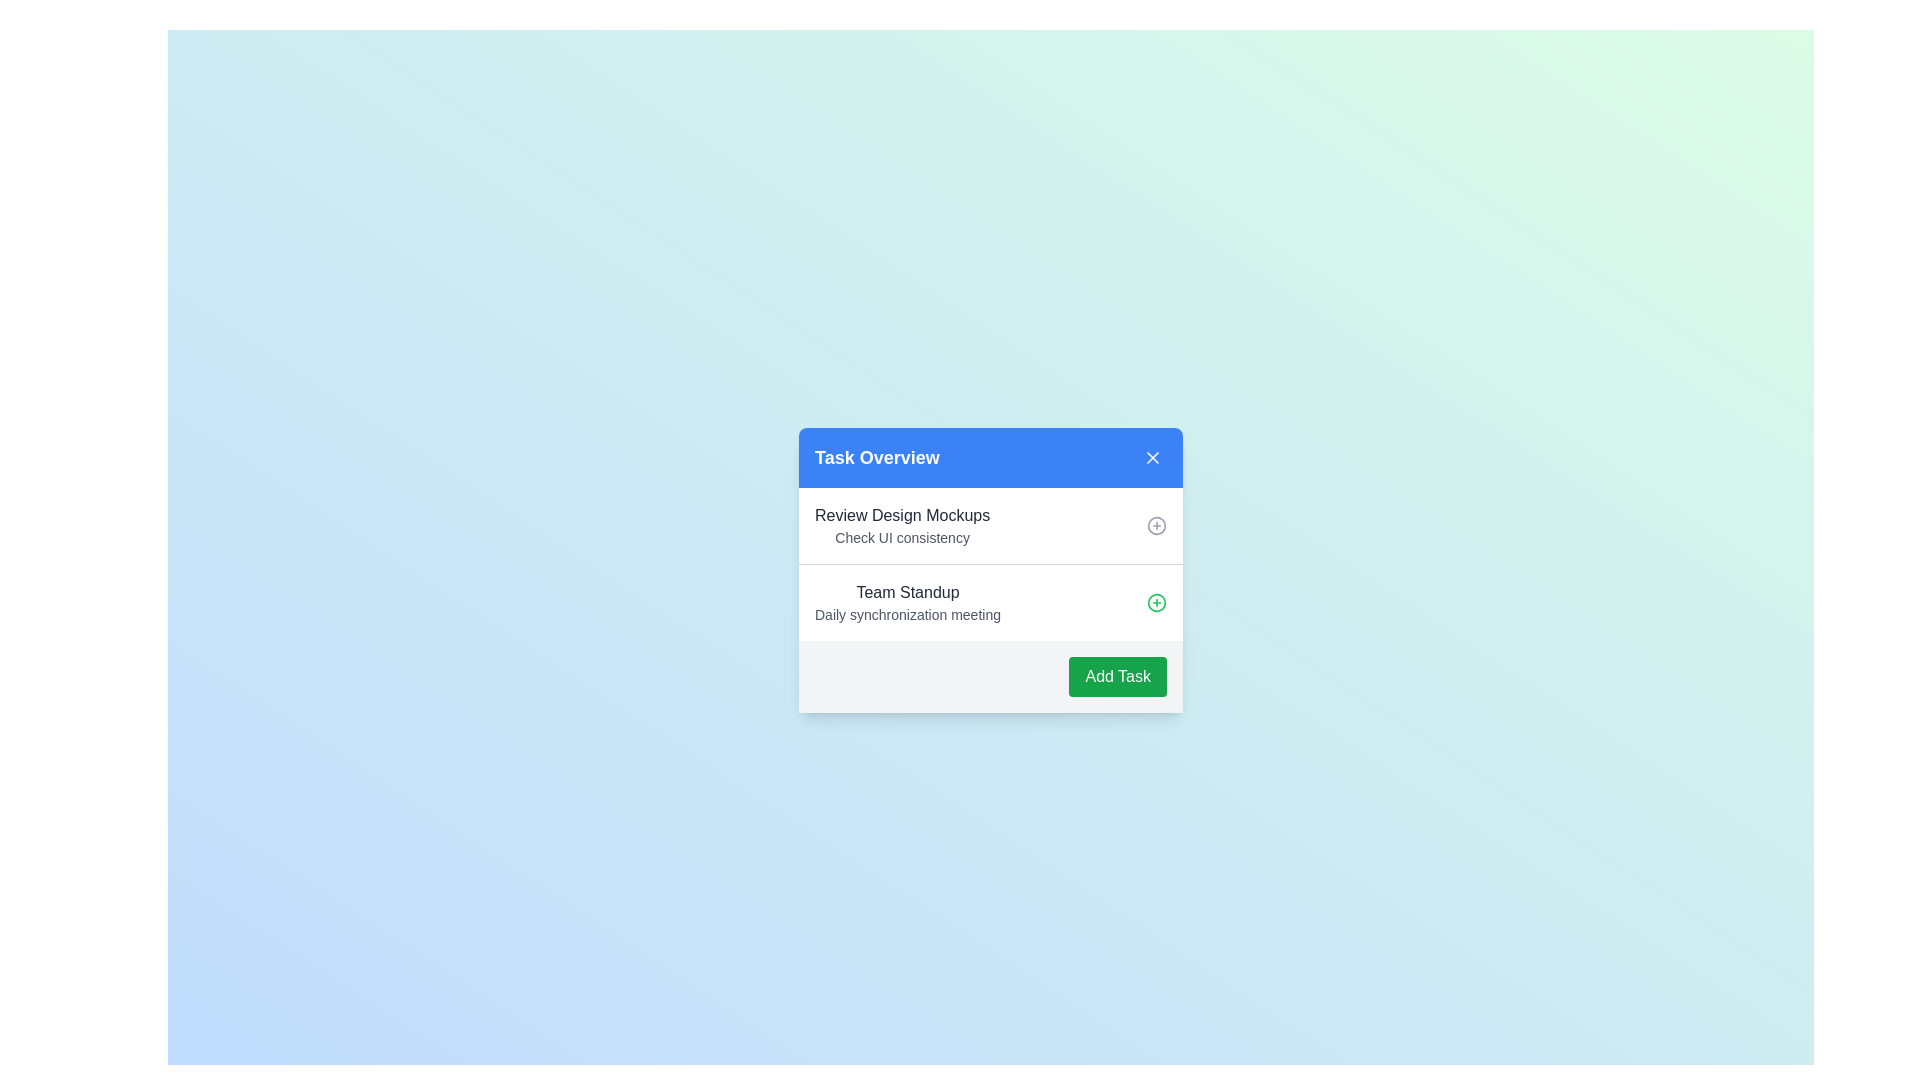  I want to click on the close button in the top-right corner of the Task Overview panel, so click(1152, 457).